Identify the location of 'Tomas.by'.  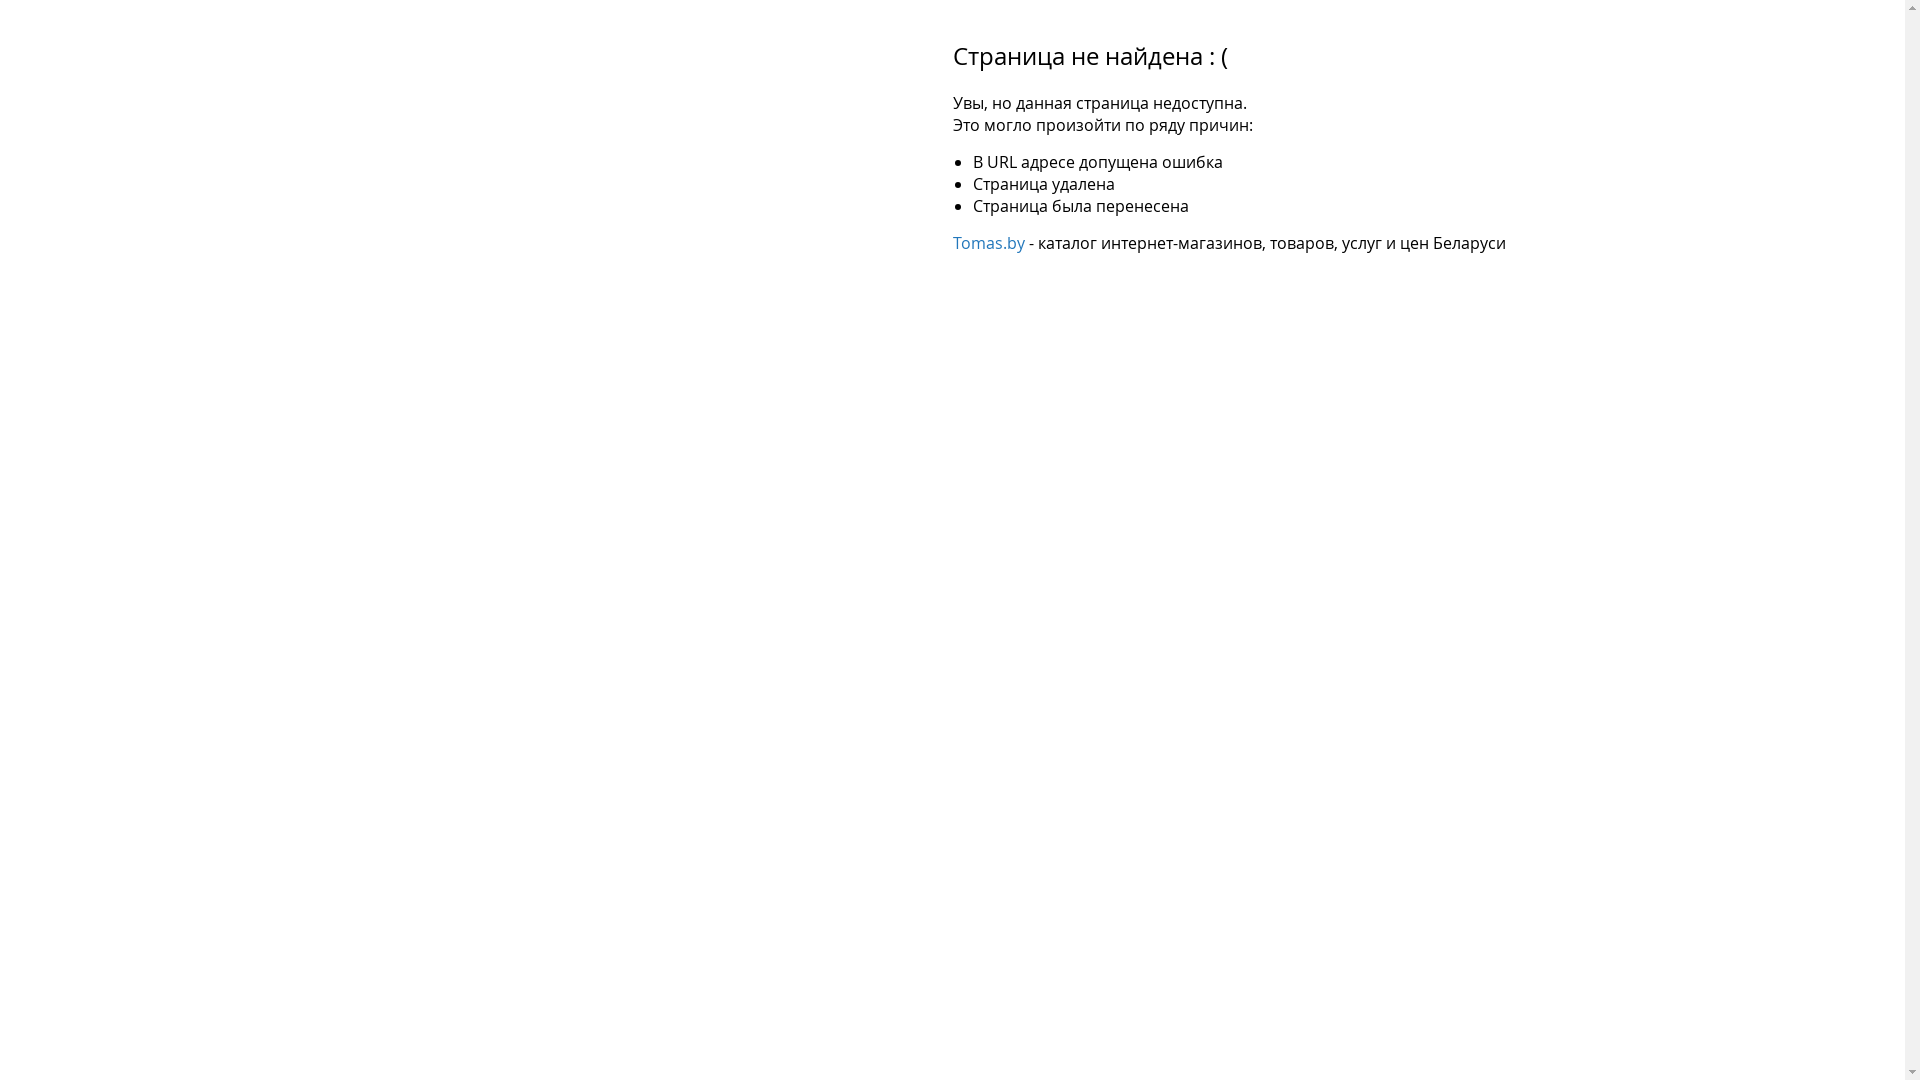
(950, 242).